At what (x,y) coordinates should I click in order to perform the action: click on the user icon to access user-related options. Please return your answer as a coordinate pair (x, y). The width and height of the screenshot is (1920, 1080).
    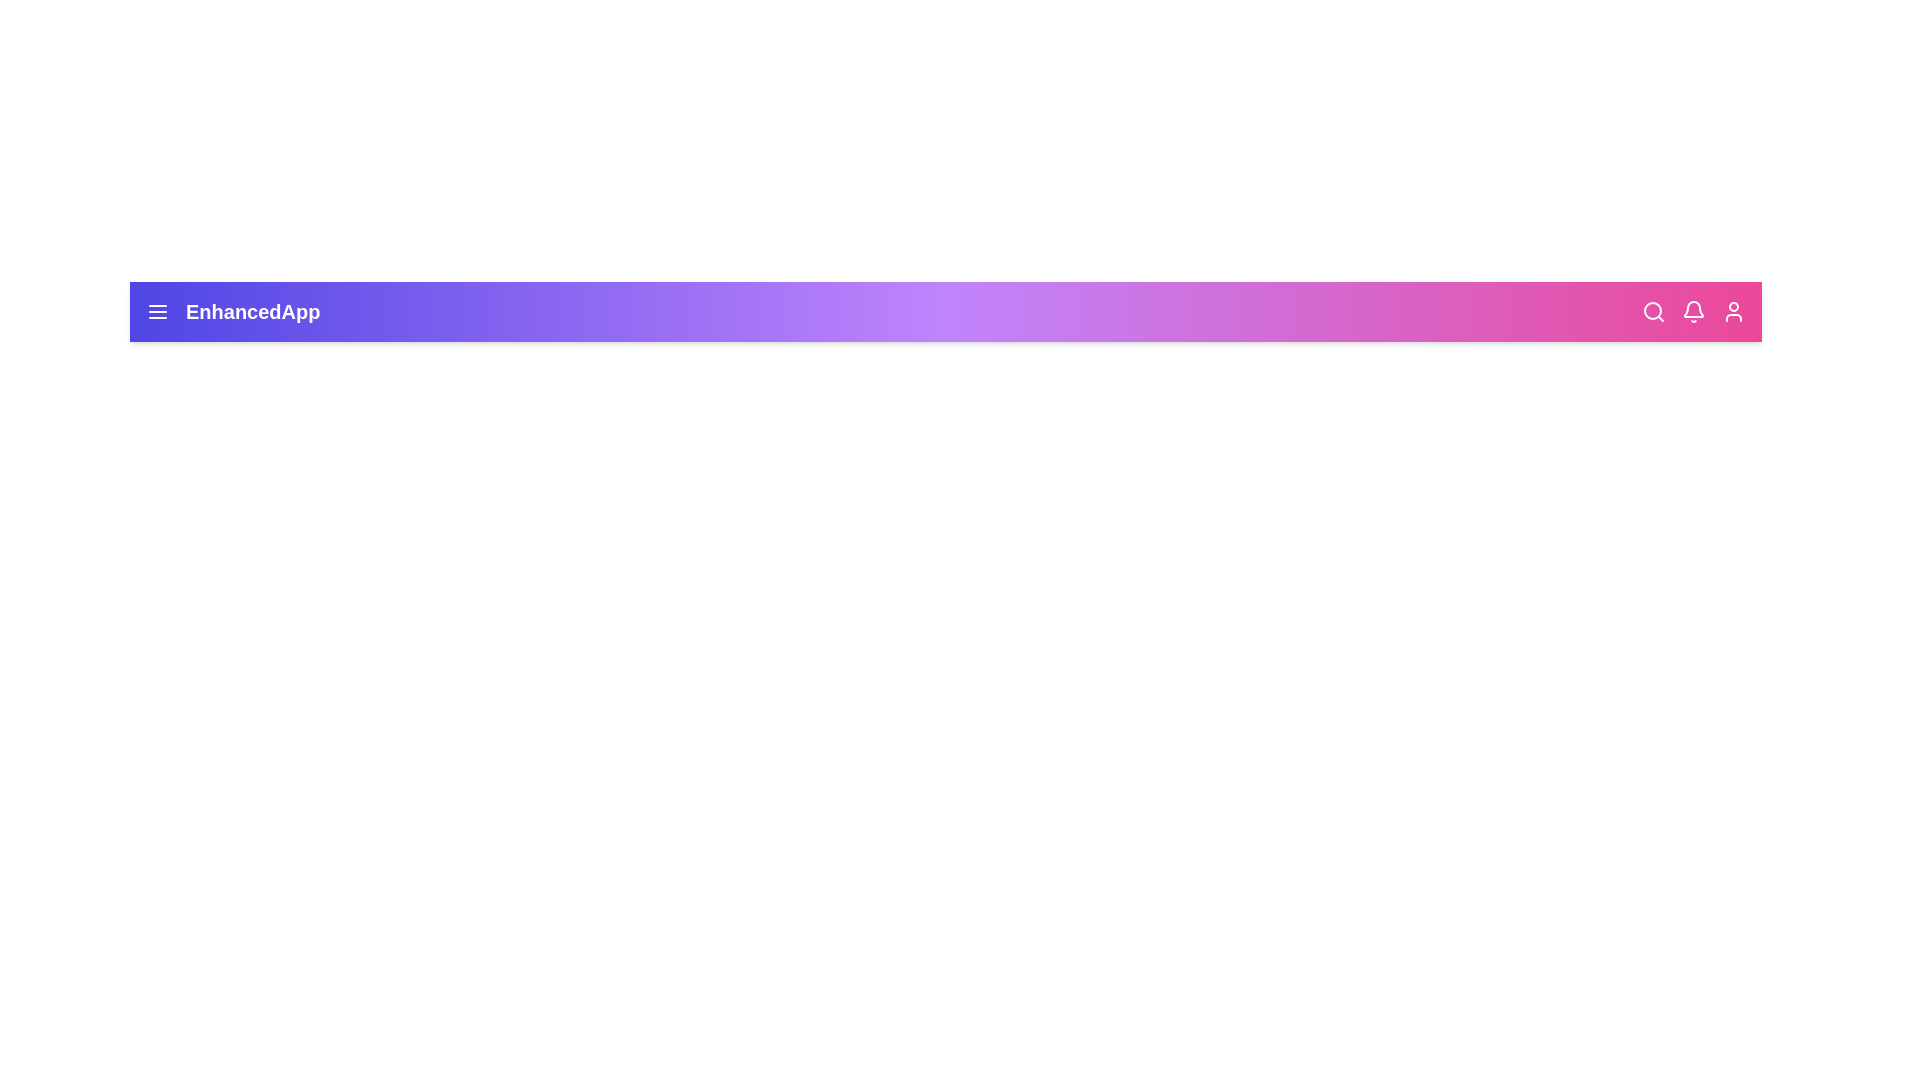
    Looking at the image, I should click on (1732, 312).